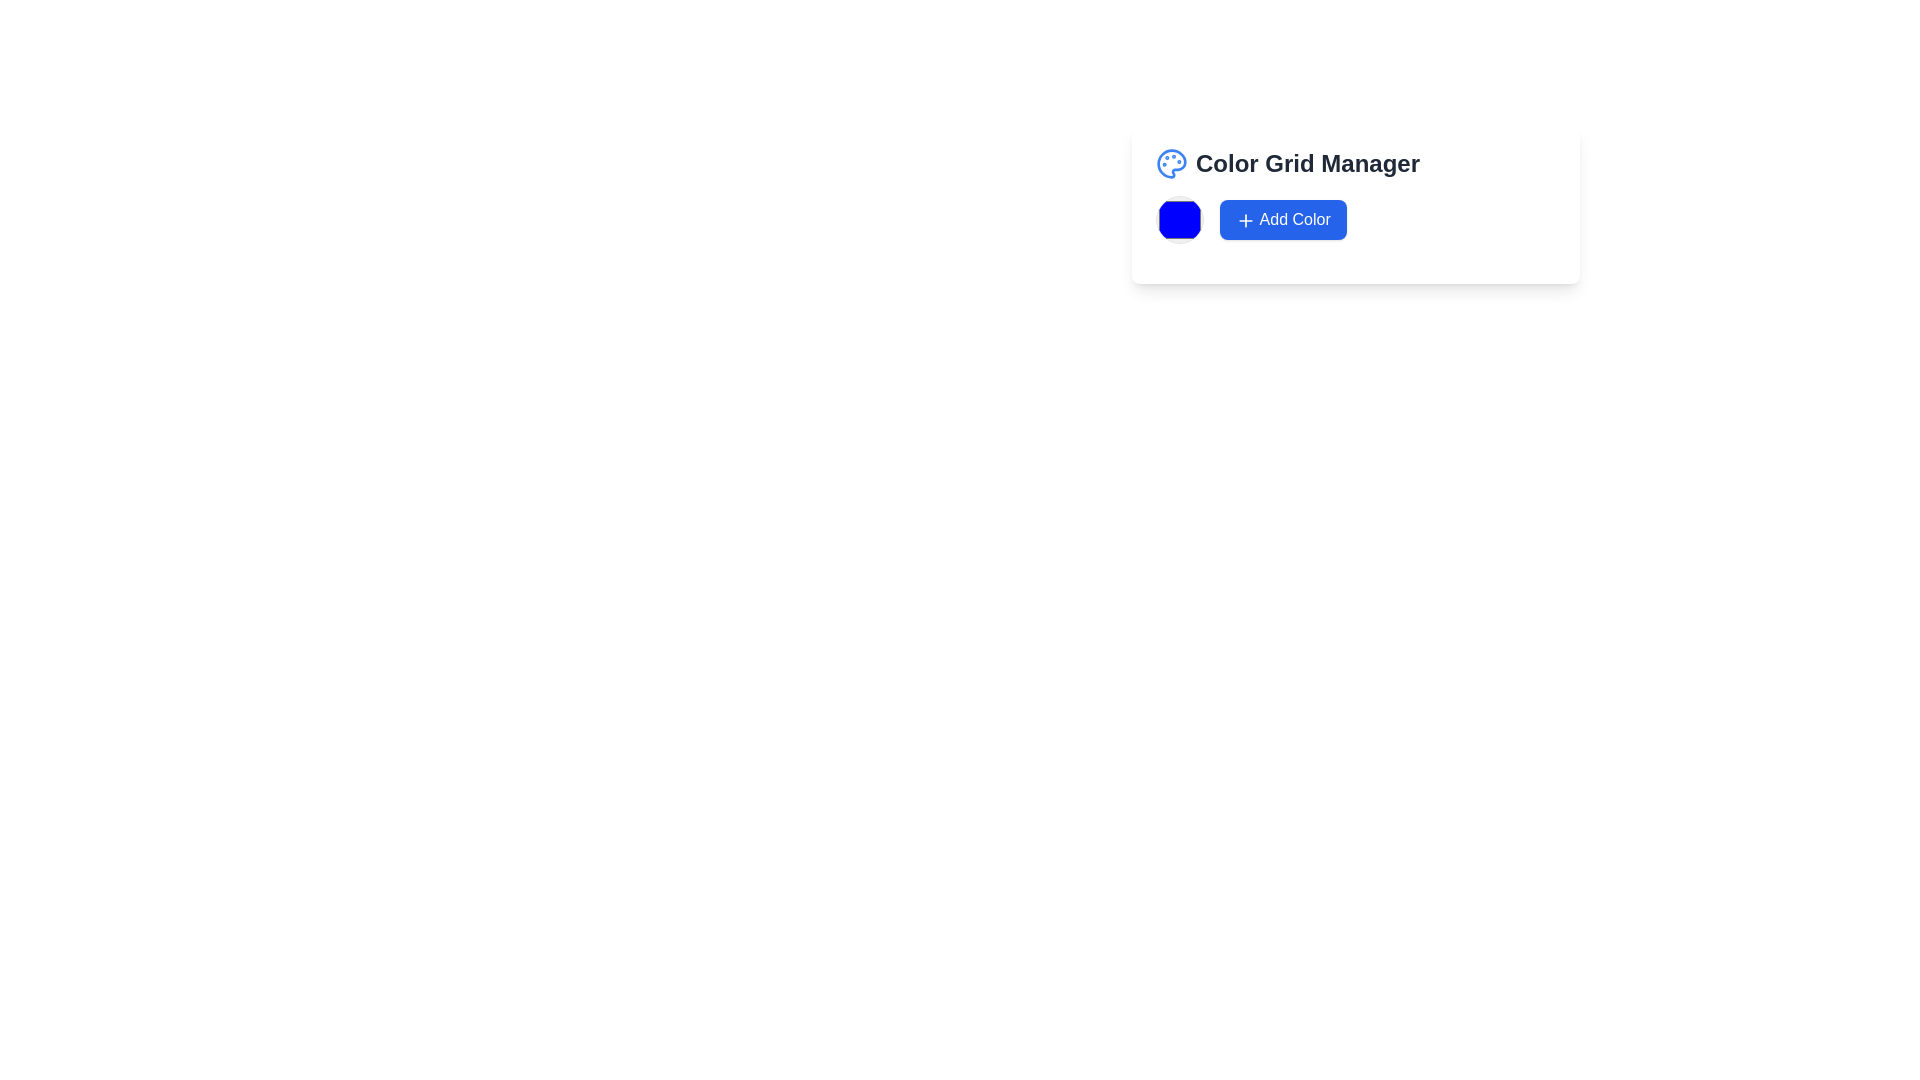 Image resolution: width=1920 pixels, height=1080 pixels. I want to click on the static text label identifying the color grid management area, which includes an icon on its left and is positioned above the 'Add Color' components, so click(1356, 163).